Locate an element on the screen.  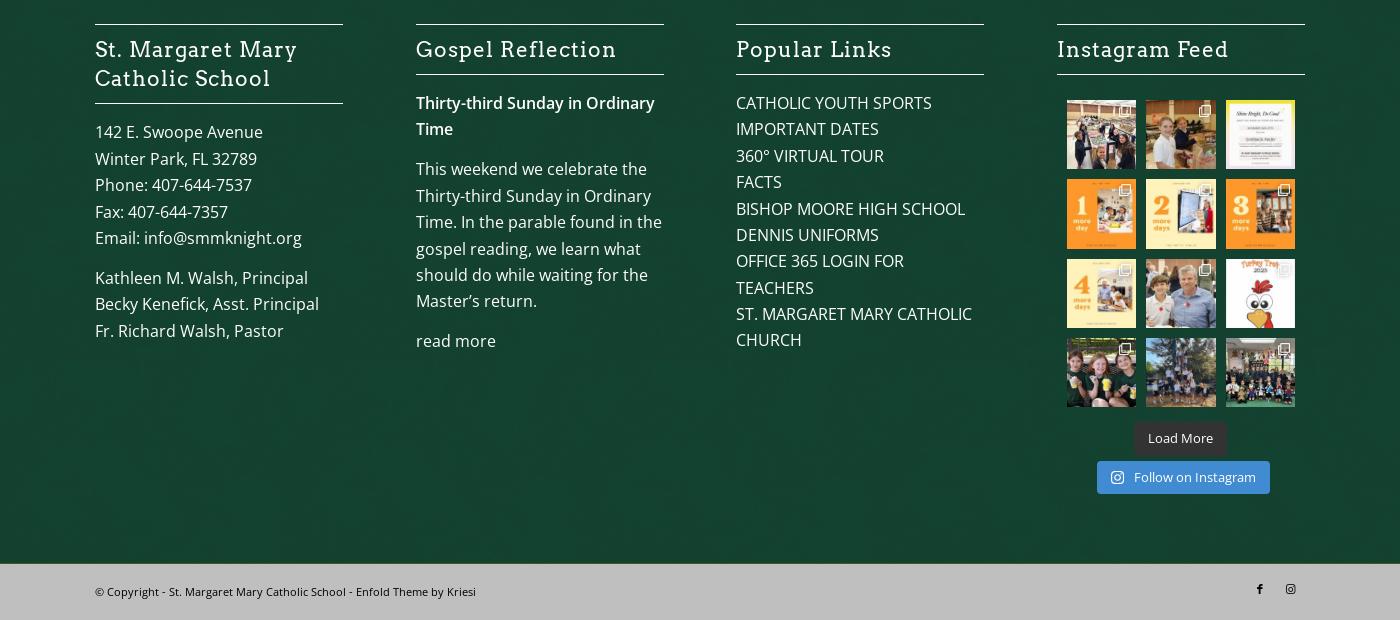
'info@smmknight.org' is located at coordinates (223, 237).